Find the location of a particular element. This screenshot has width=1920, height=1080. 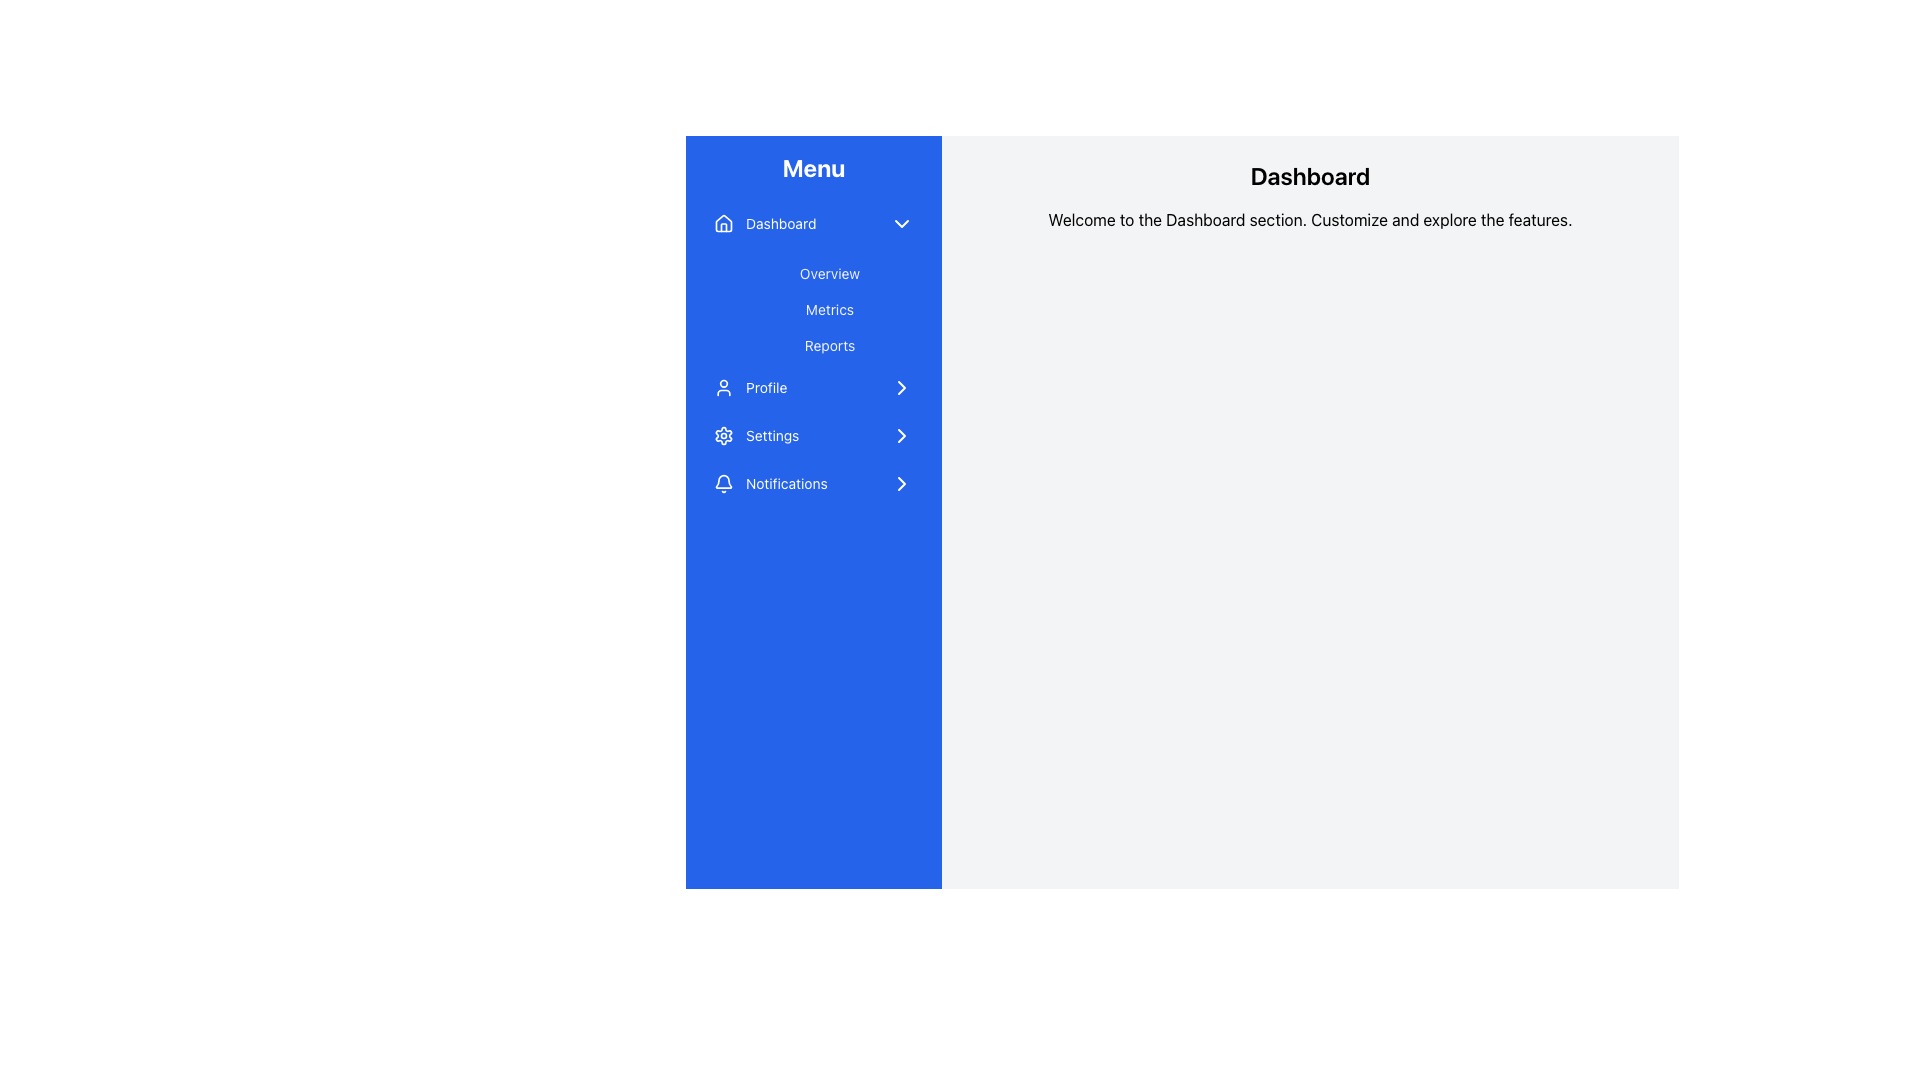

keyboard navigation is located at coordinates (723, 434).